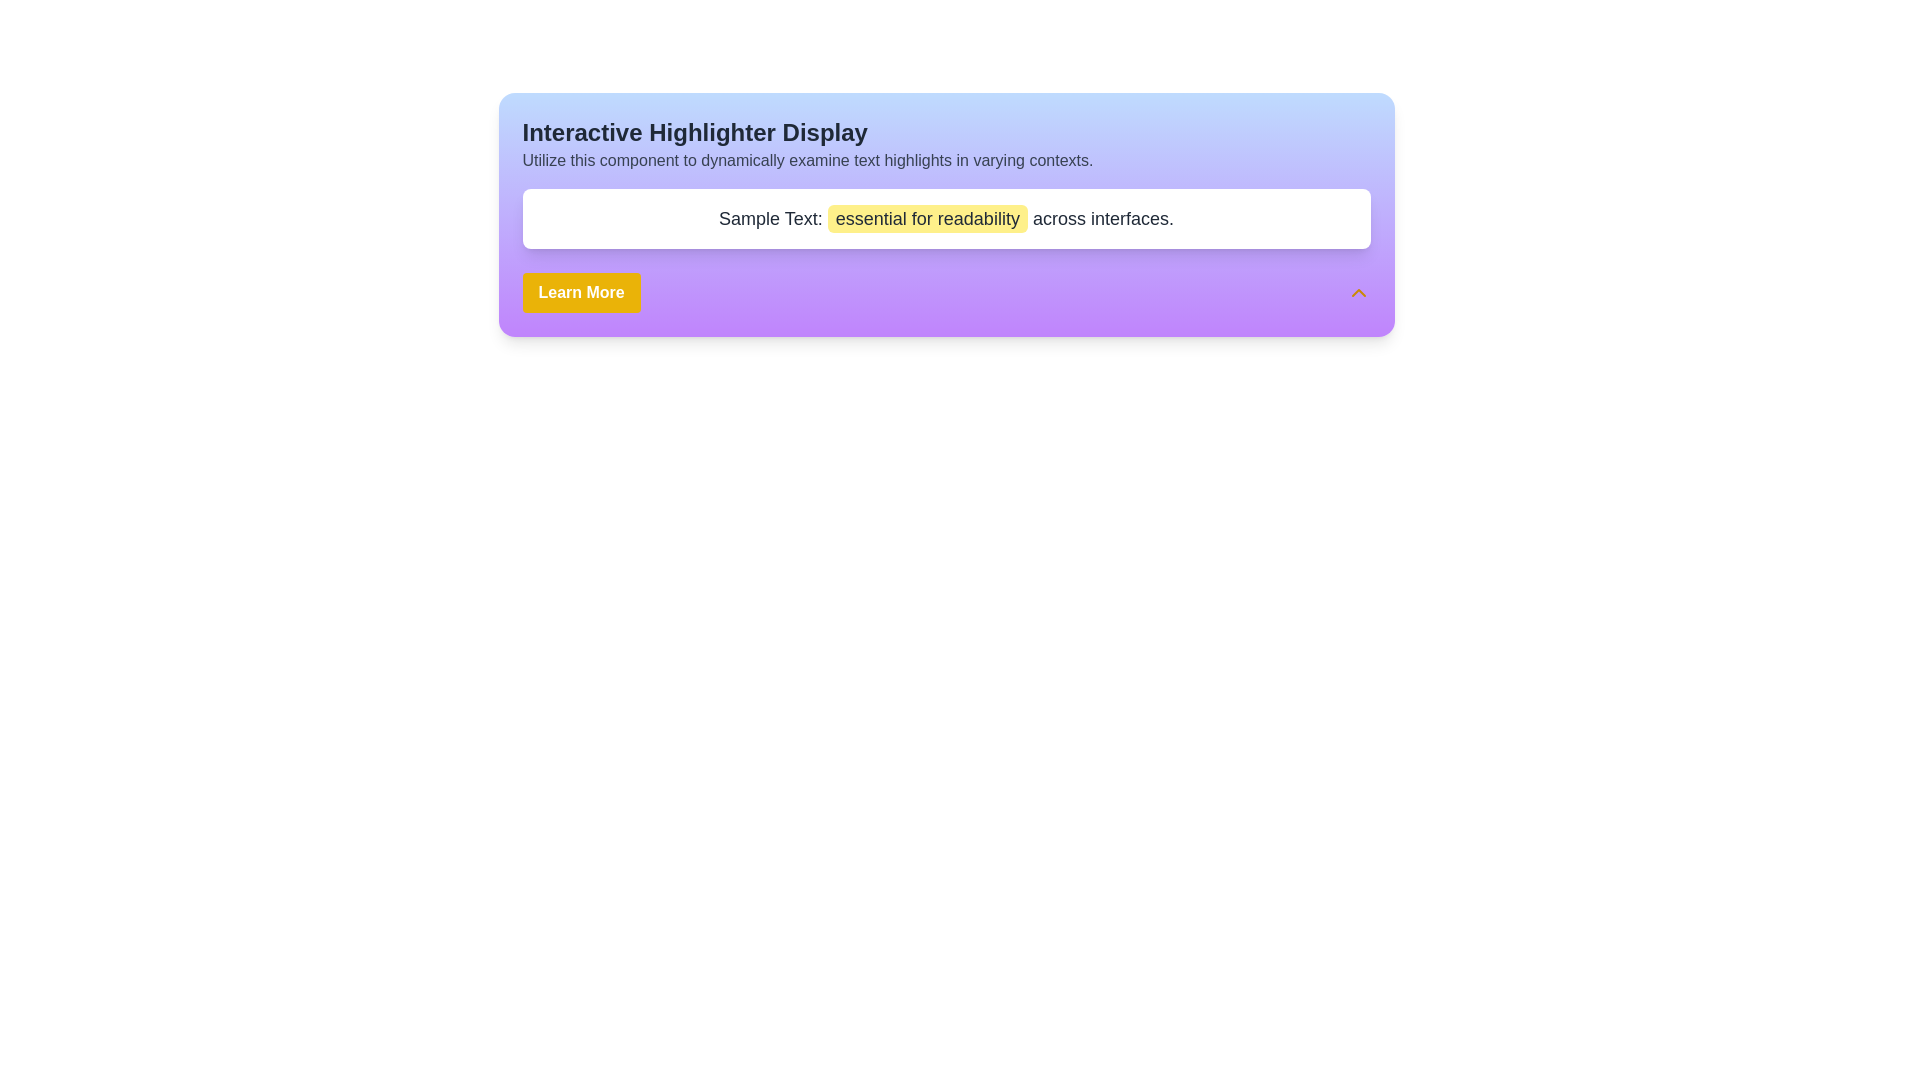  What do you see at coordinates (580, 293) in the screenshot?
I see `the vibrant yellow 'Learn More' button with bold white text located at the bottom left of the interface` at bounding box center [580, 293].